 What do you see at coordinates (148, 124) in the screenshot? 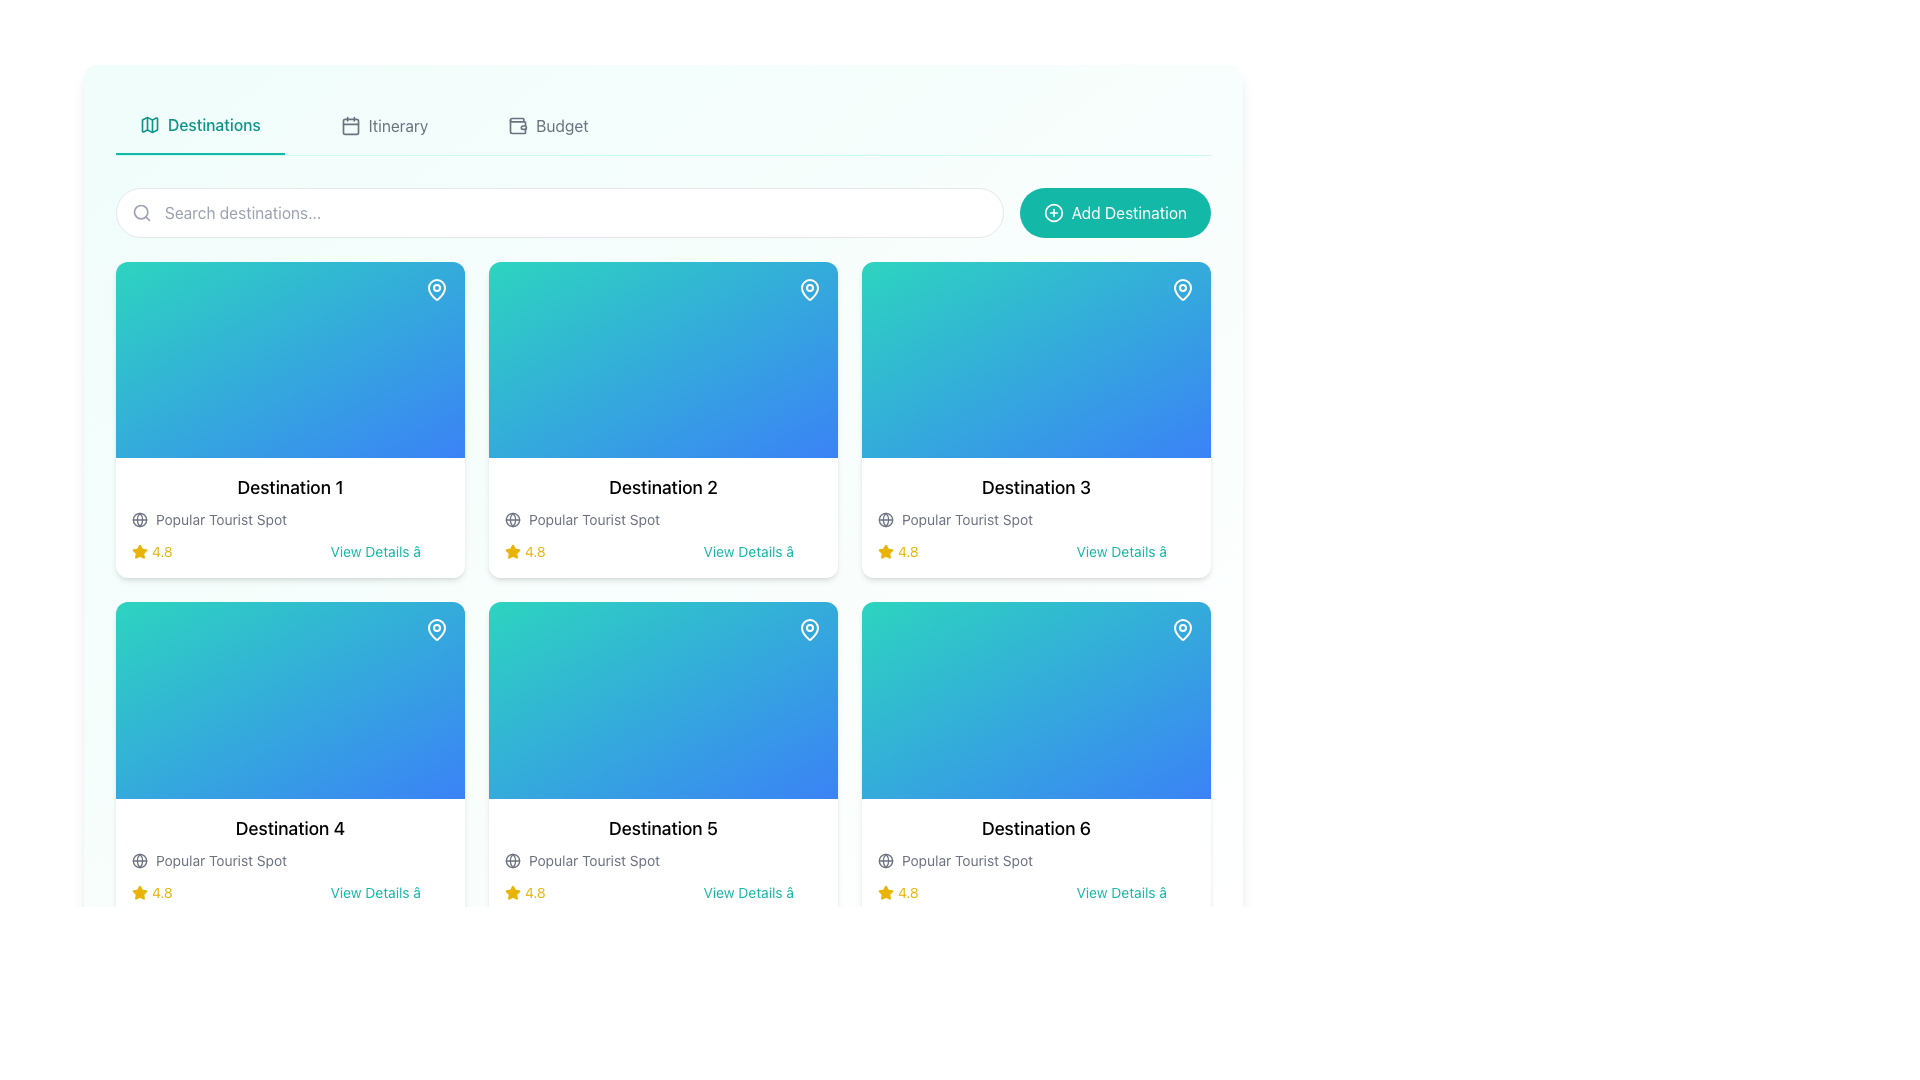
I see `the decorative icon representing the 'Destinations' section located at the top-left corner of the interface, adjacent to the 'Destinations' text label` at bounding box center [148, 124].